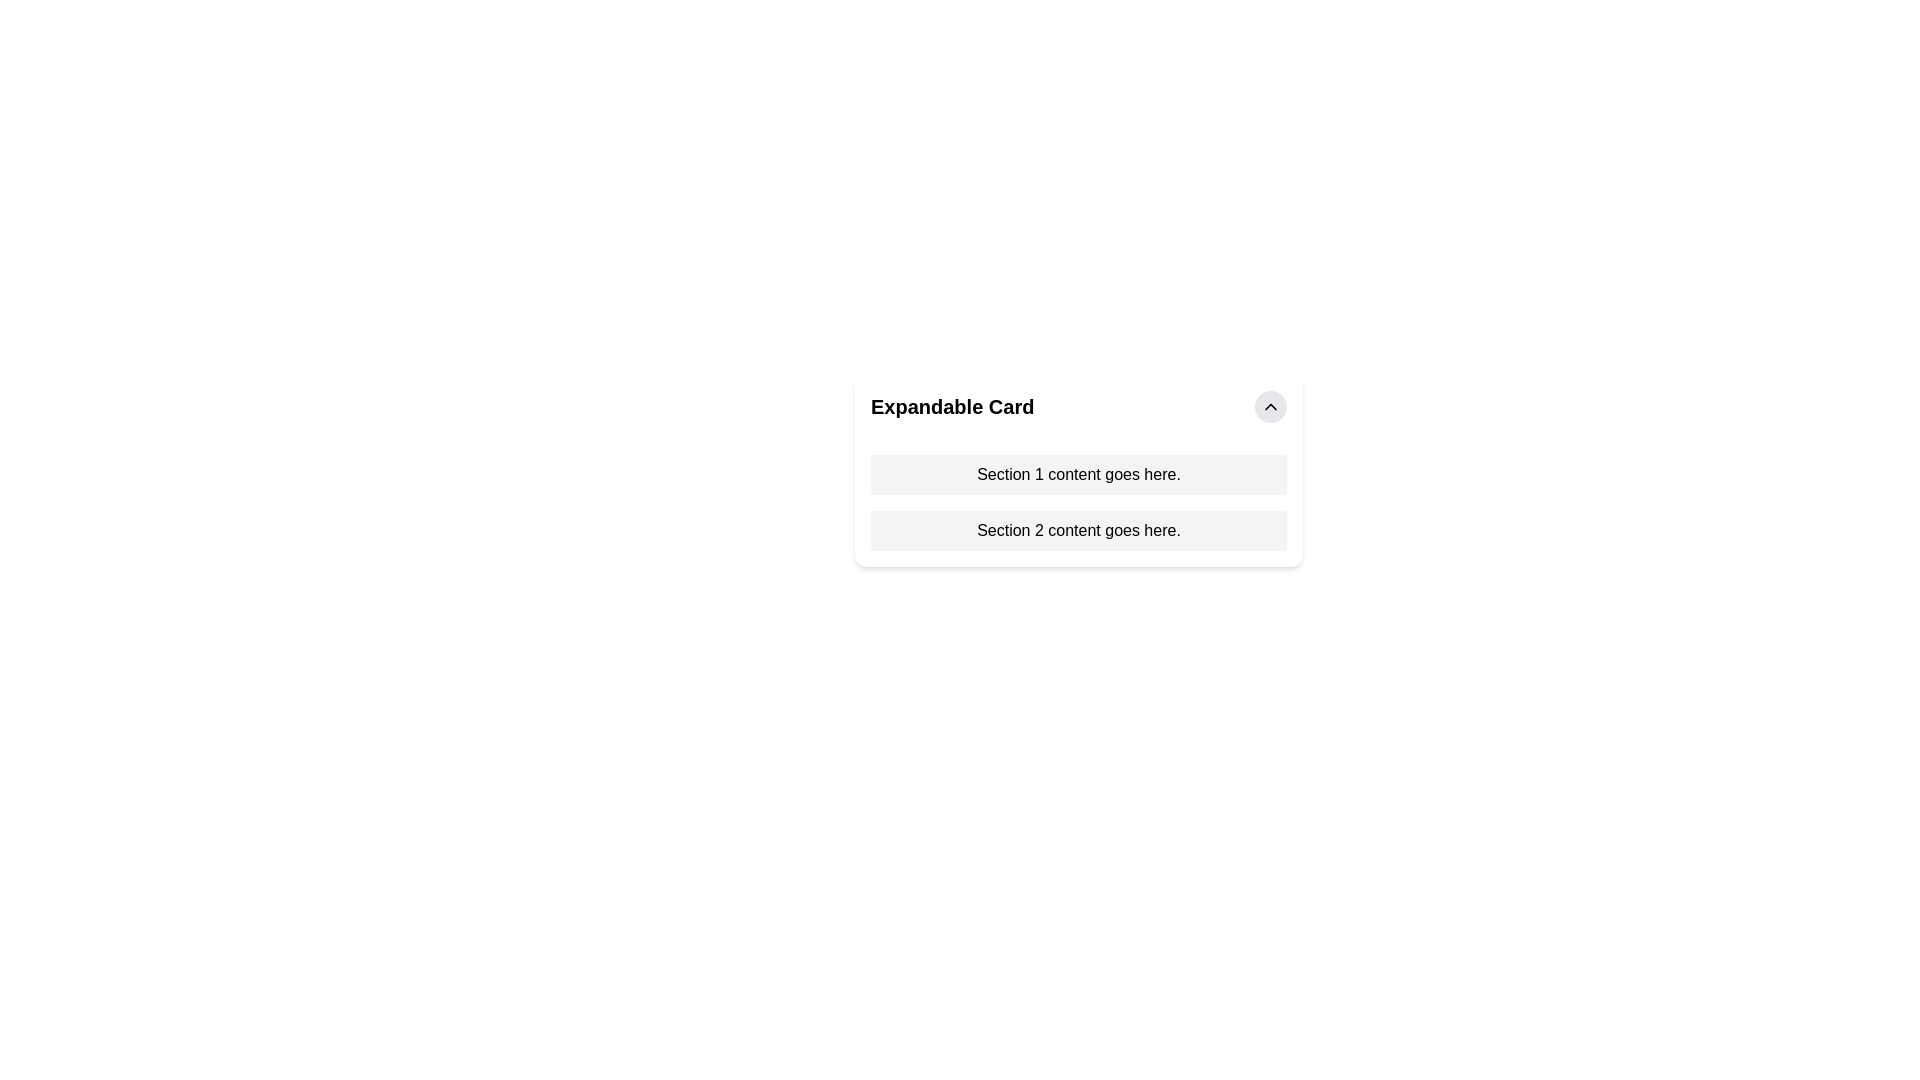 This screenshot has height=1080, width=1920. What do you see at coordinates (951, 406) in the screenshot?
I see `the bold text label reading 'Expandable Card', which is styled as a title in the header of the expandable card component` at bounding box center [951, 406].